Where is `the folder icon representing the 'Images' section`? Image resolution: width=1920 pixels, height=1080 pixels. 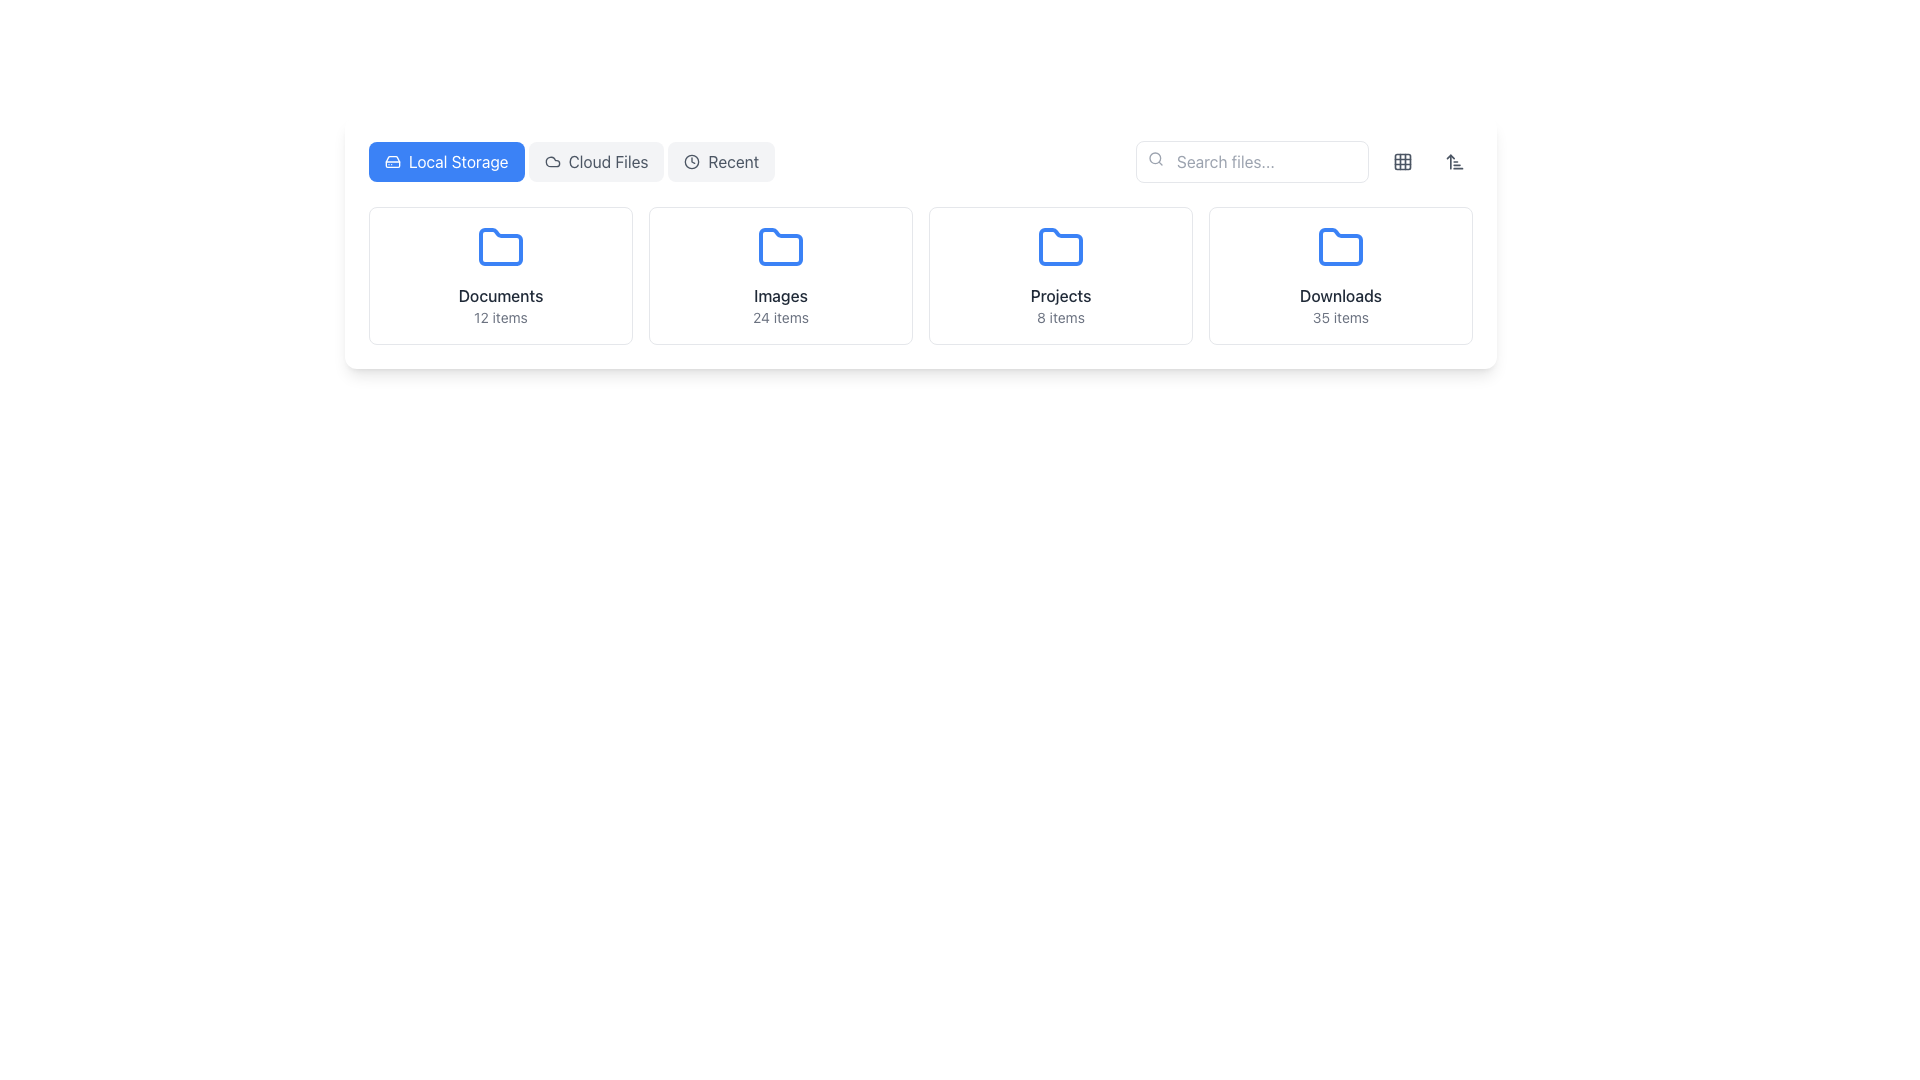
the folder icon representing the 'Images' section is located at coordinates (780, 246).